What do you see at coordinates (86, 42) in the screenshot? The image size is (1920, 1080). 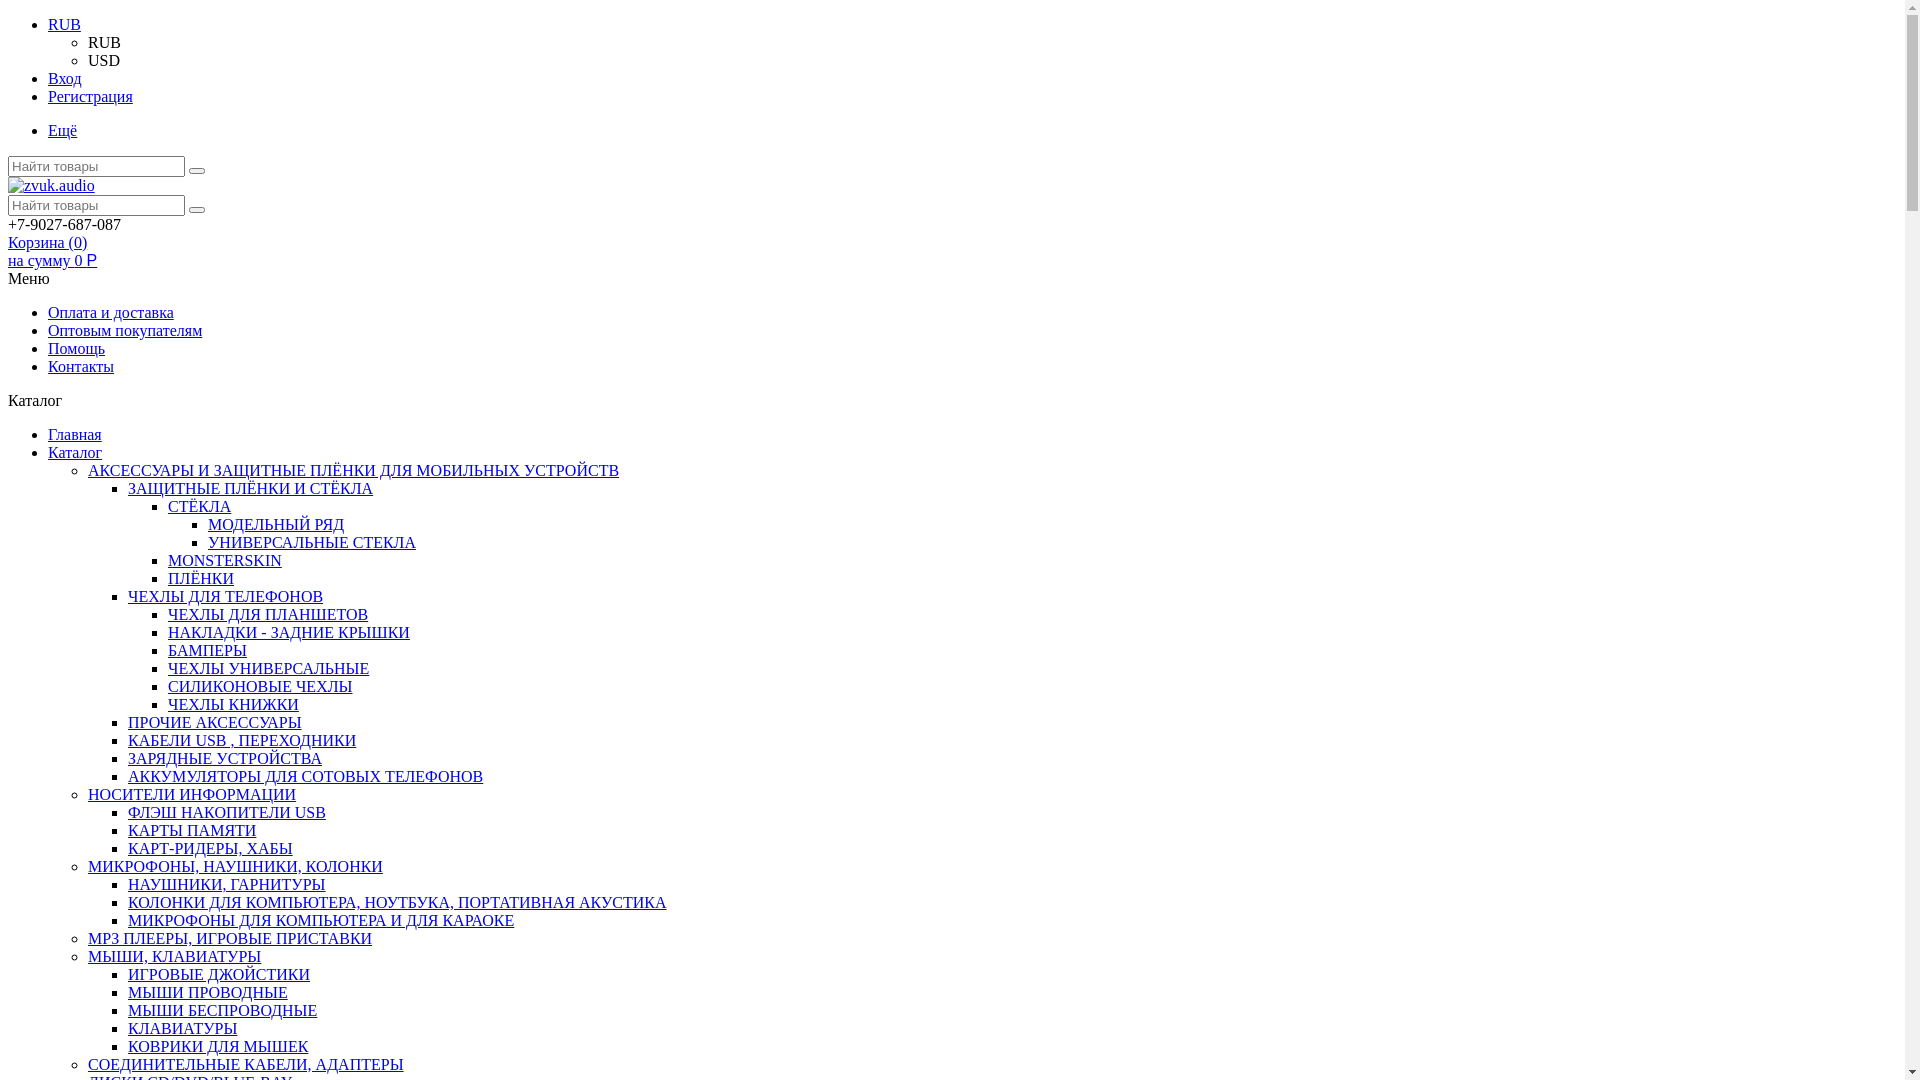 I see `'RUB'` at bounding box center [86, 42].